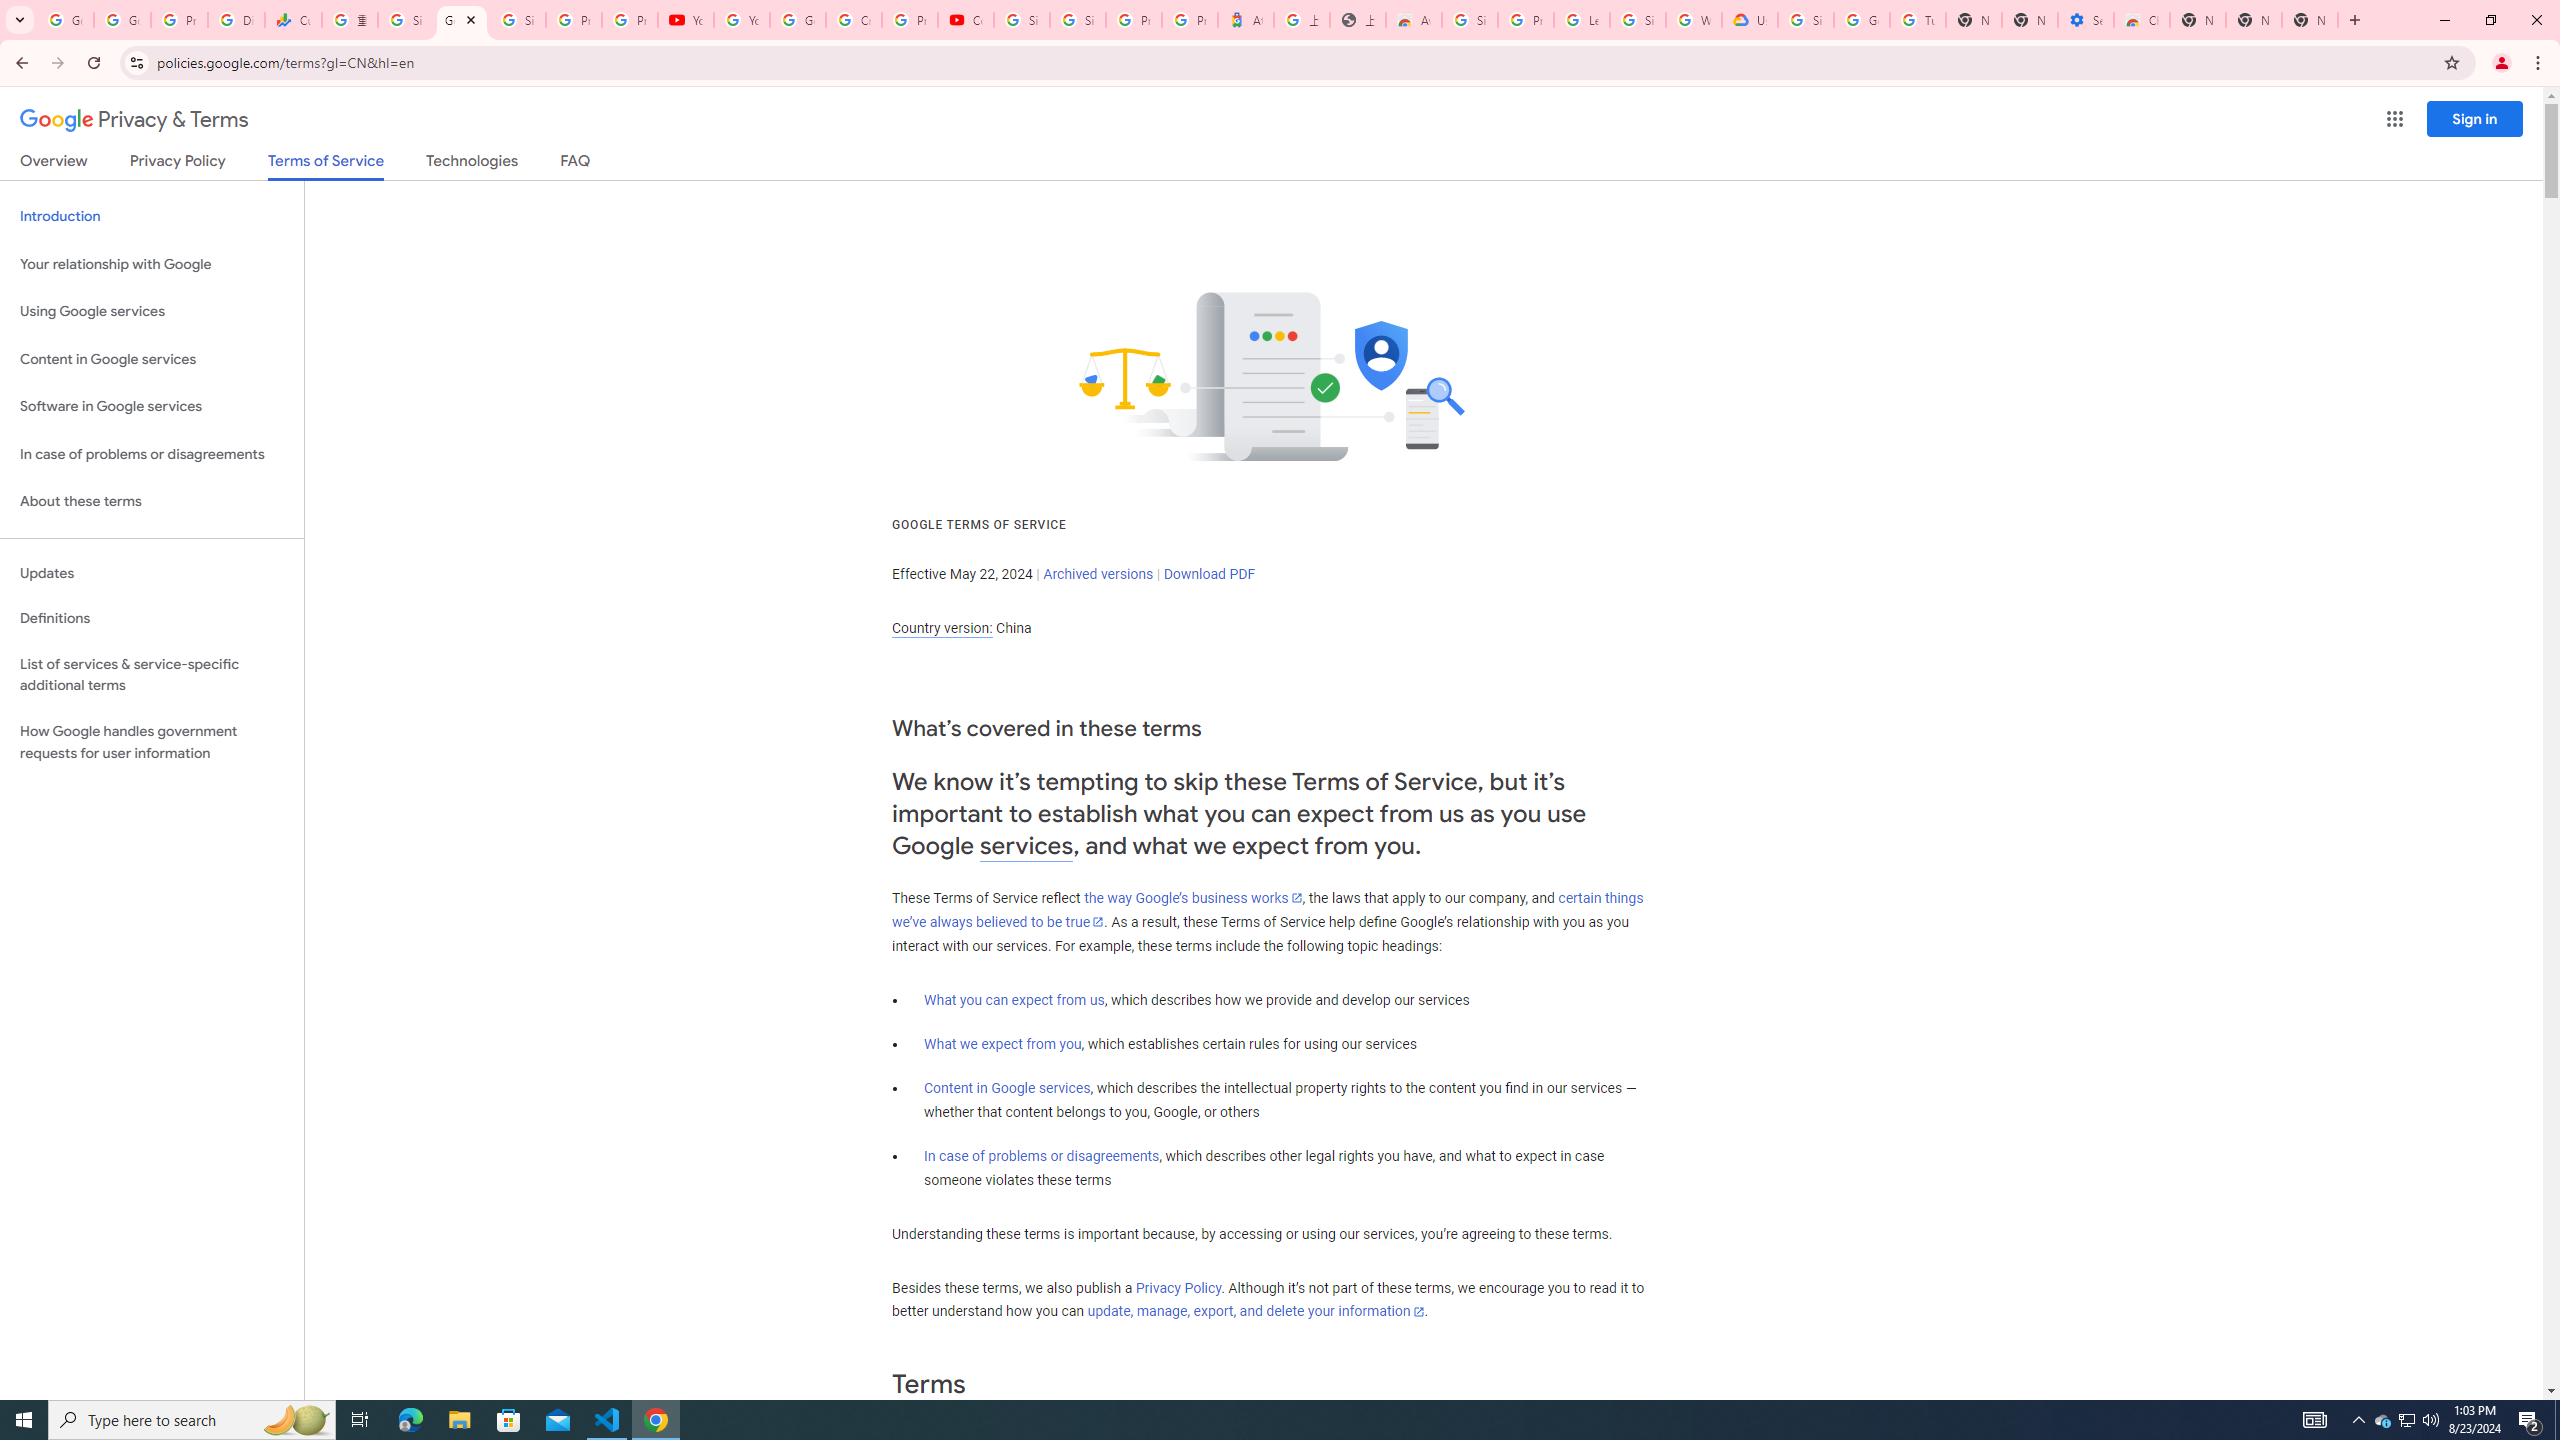  What do you see at coordinates (685, 19) in the screenshot?
I see `'YouTube'` at bounding box center [685, 19].